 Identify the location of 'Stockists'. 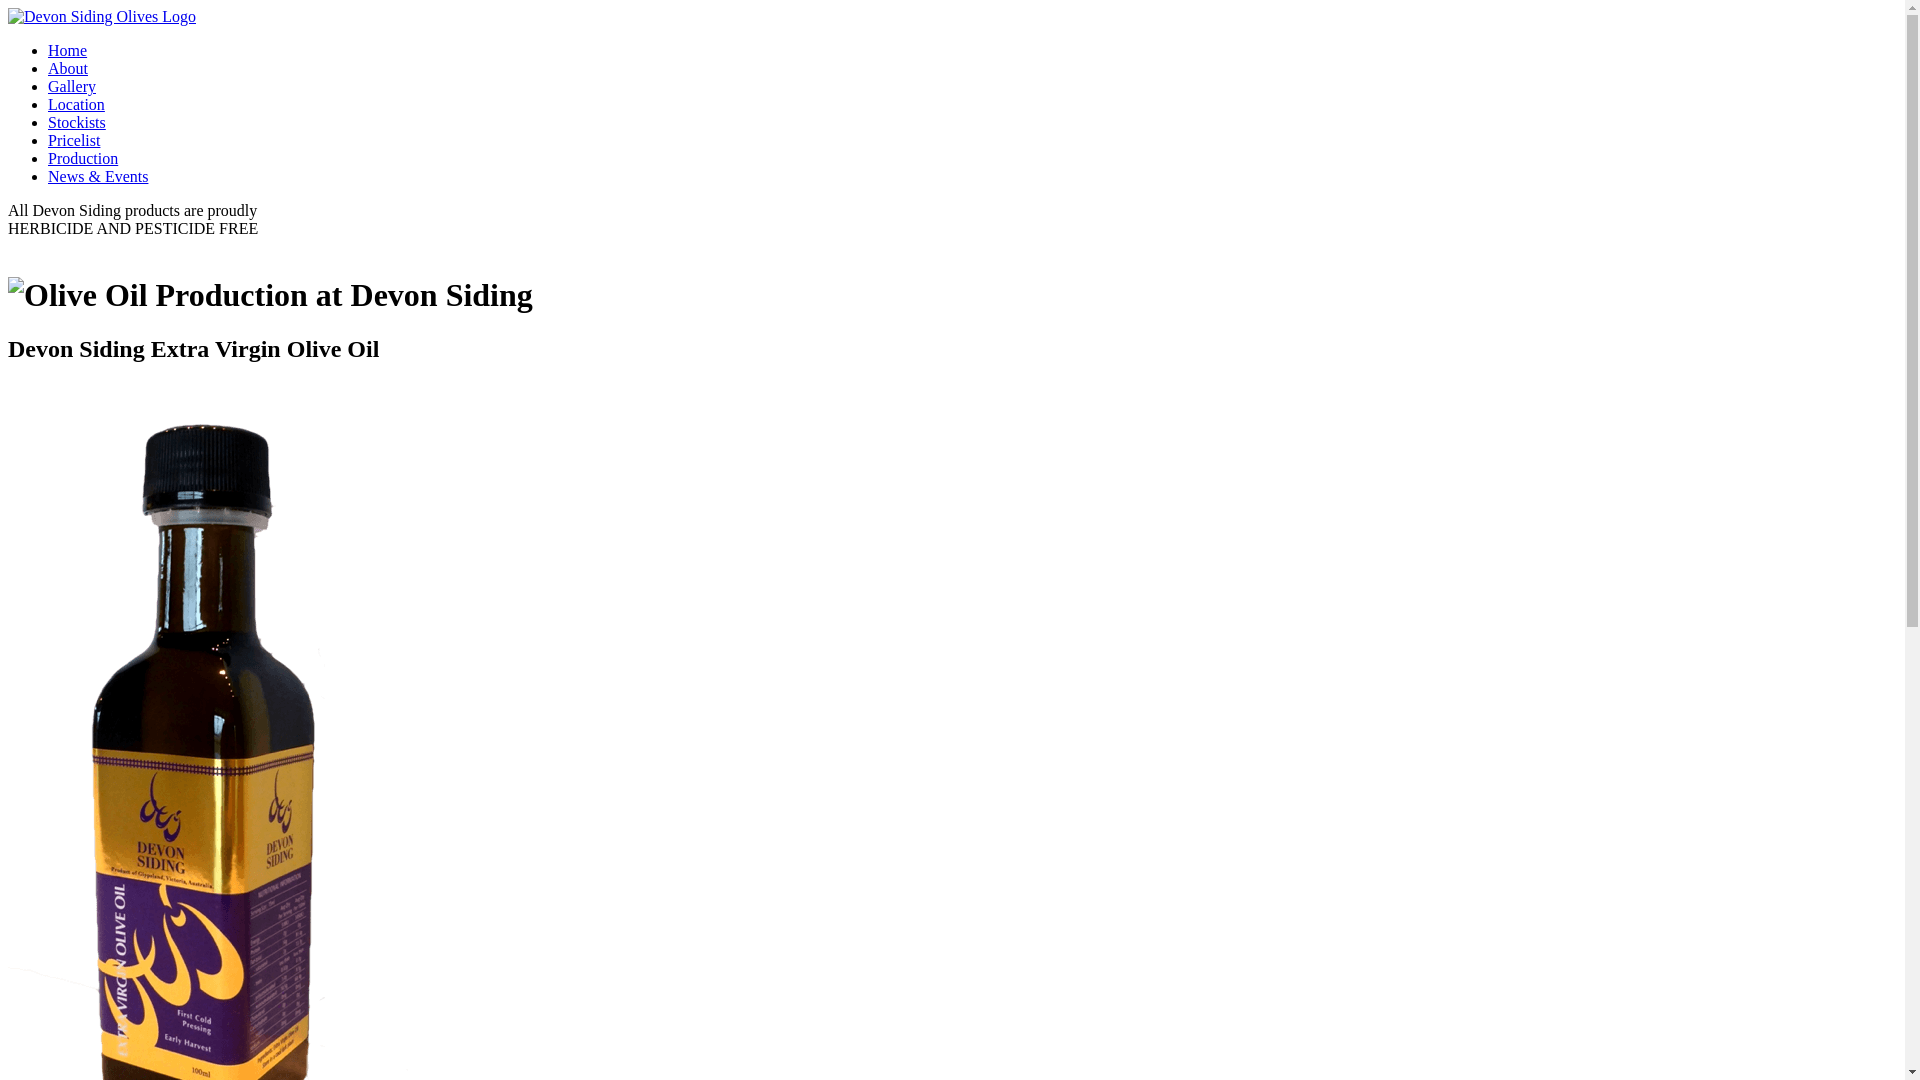
(76, 122).